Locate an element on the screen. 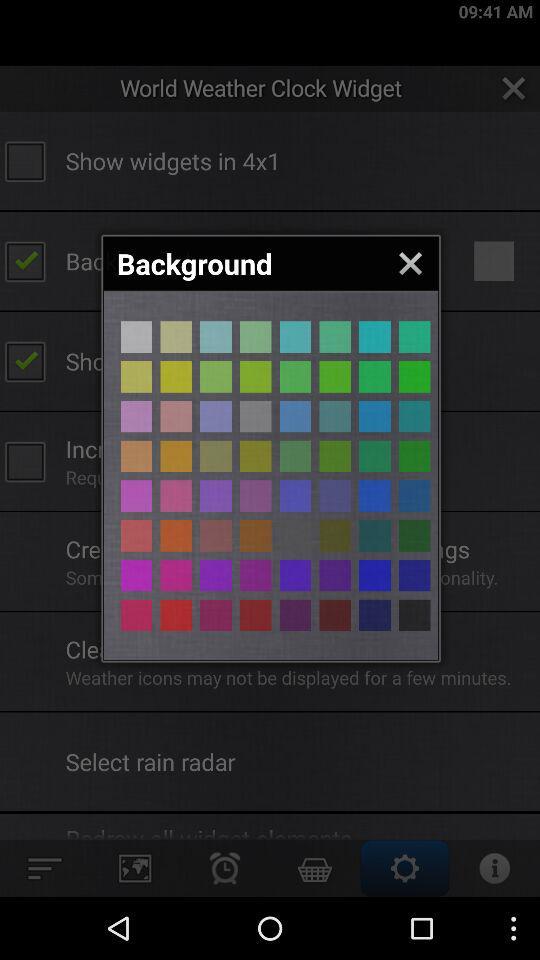 The height and width of the screenshot is (960, 540). the button is used to color option is located at coordinates (294, 534).